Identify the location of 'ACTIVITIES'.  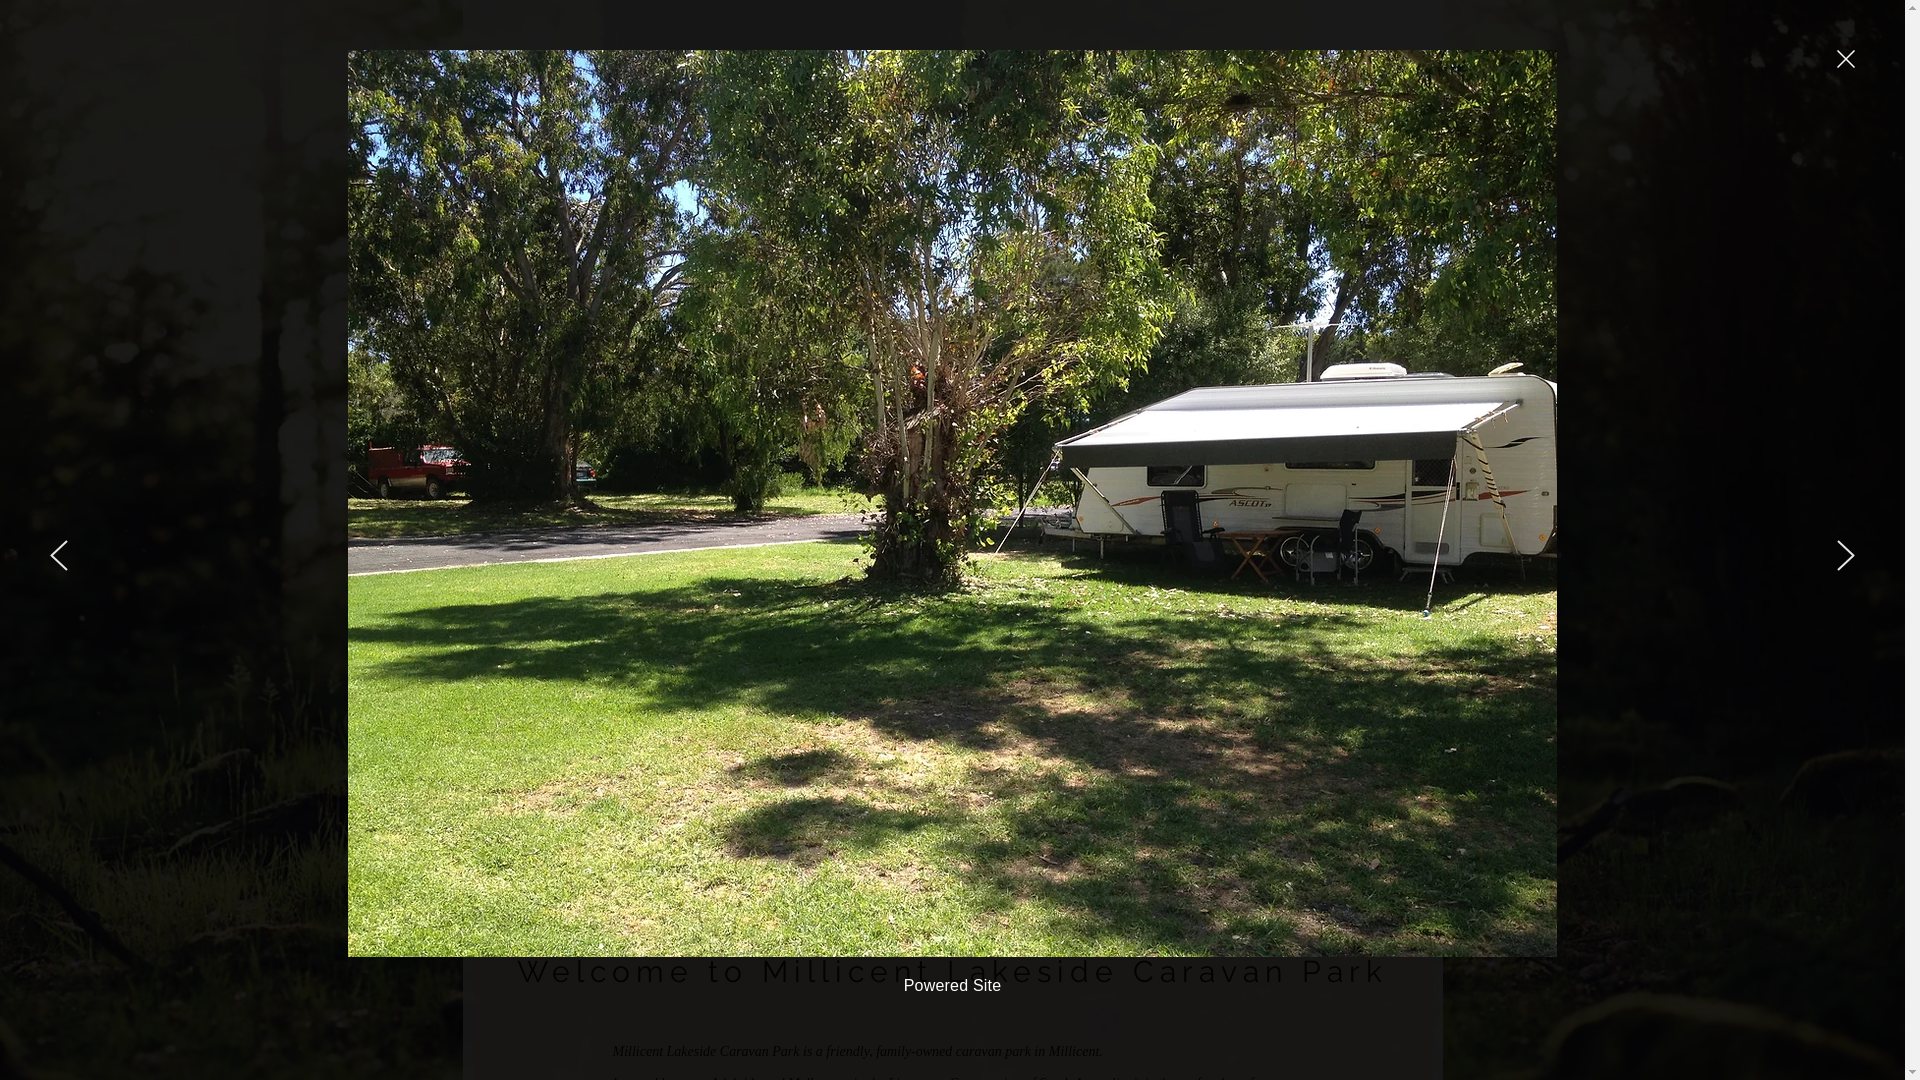
(1202, 299).